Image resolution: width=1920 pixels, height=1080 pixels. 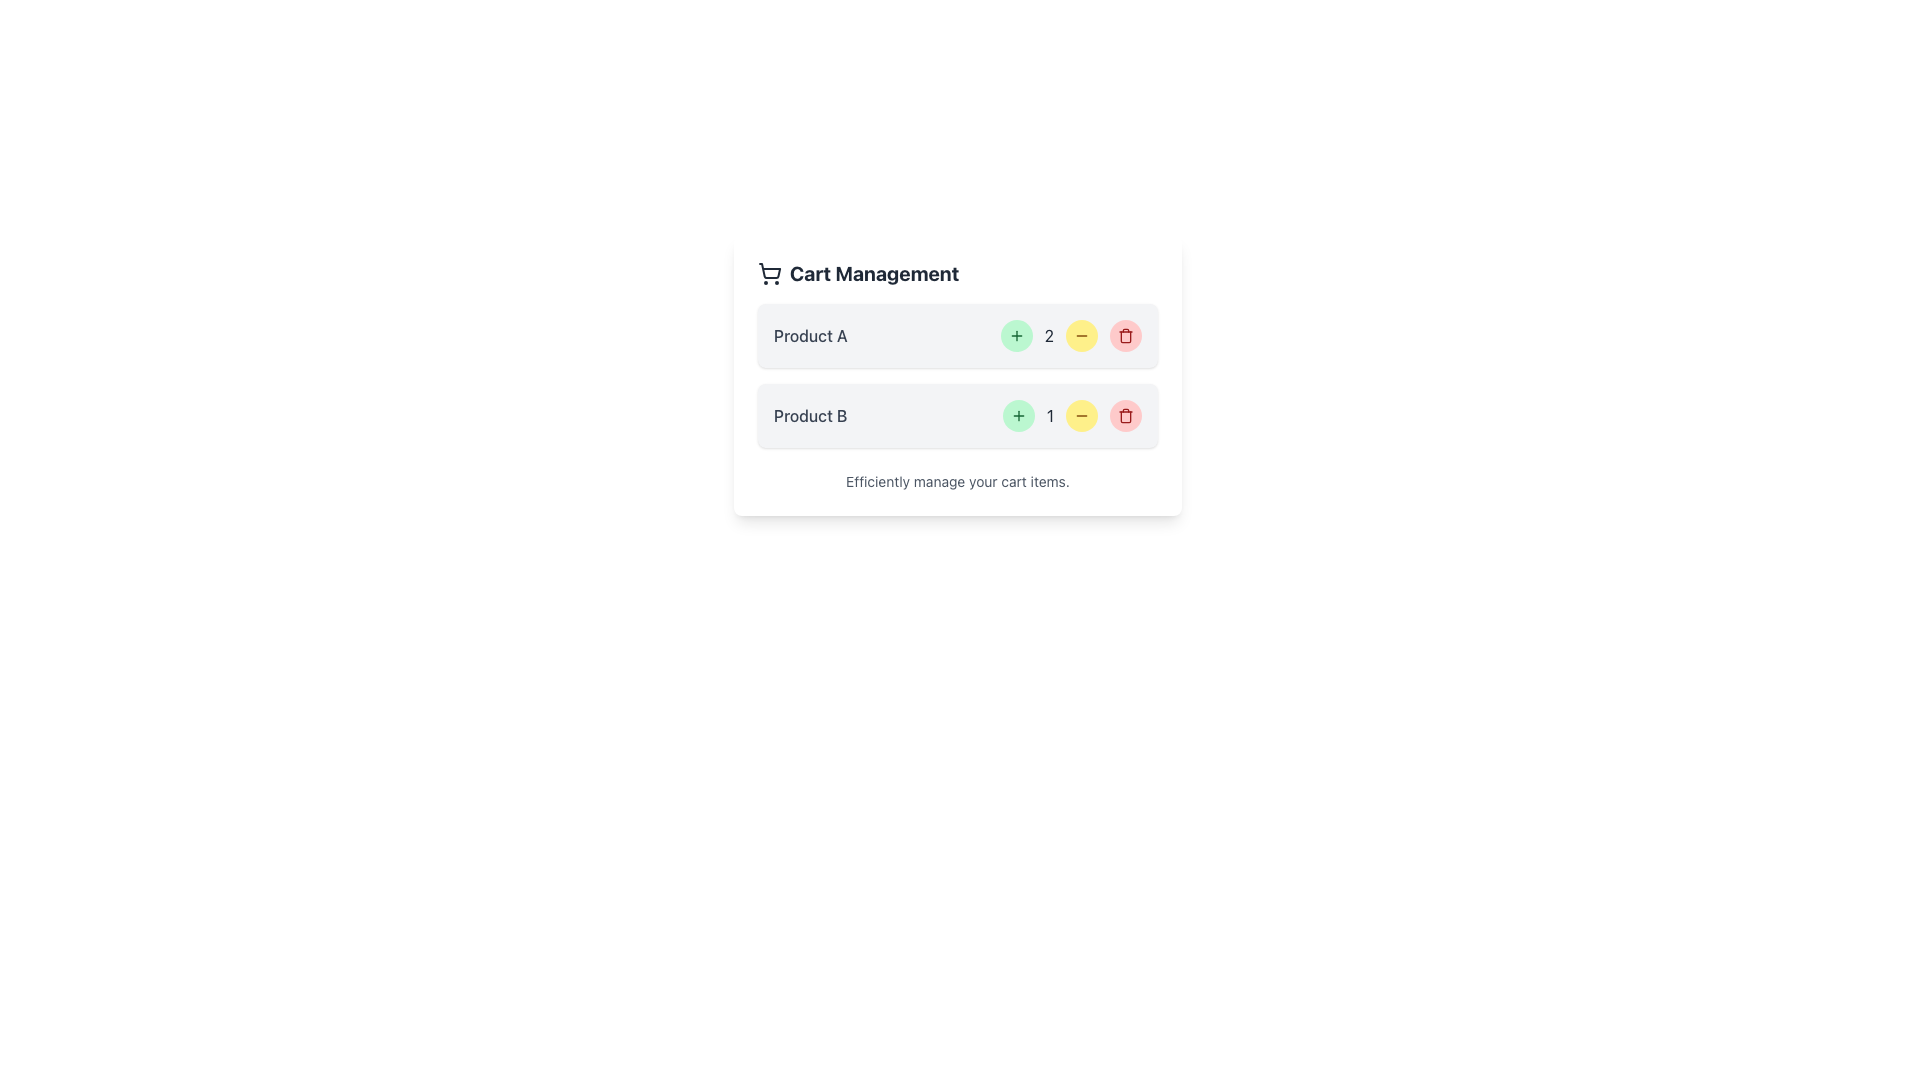 I want to click on the shopping cart icon, which is a clean, two-dimensional line drawing with a black outline on a white background, located on the left side of the 'Cart Management' title, so click(x=768, y=273).